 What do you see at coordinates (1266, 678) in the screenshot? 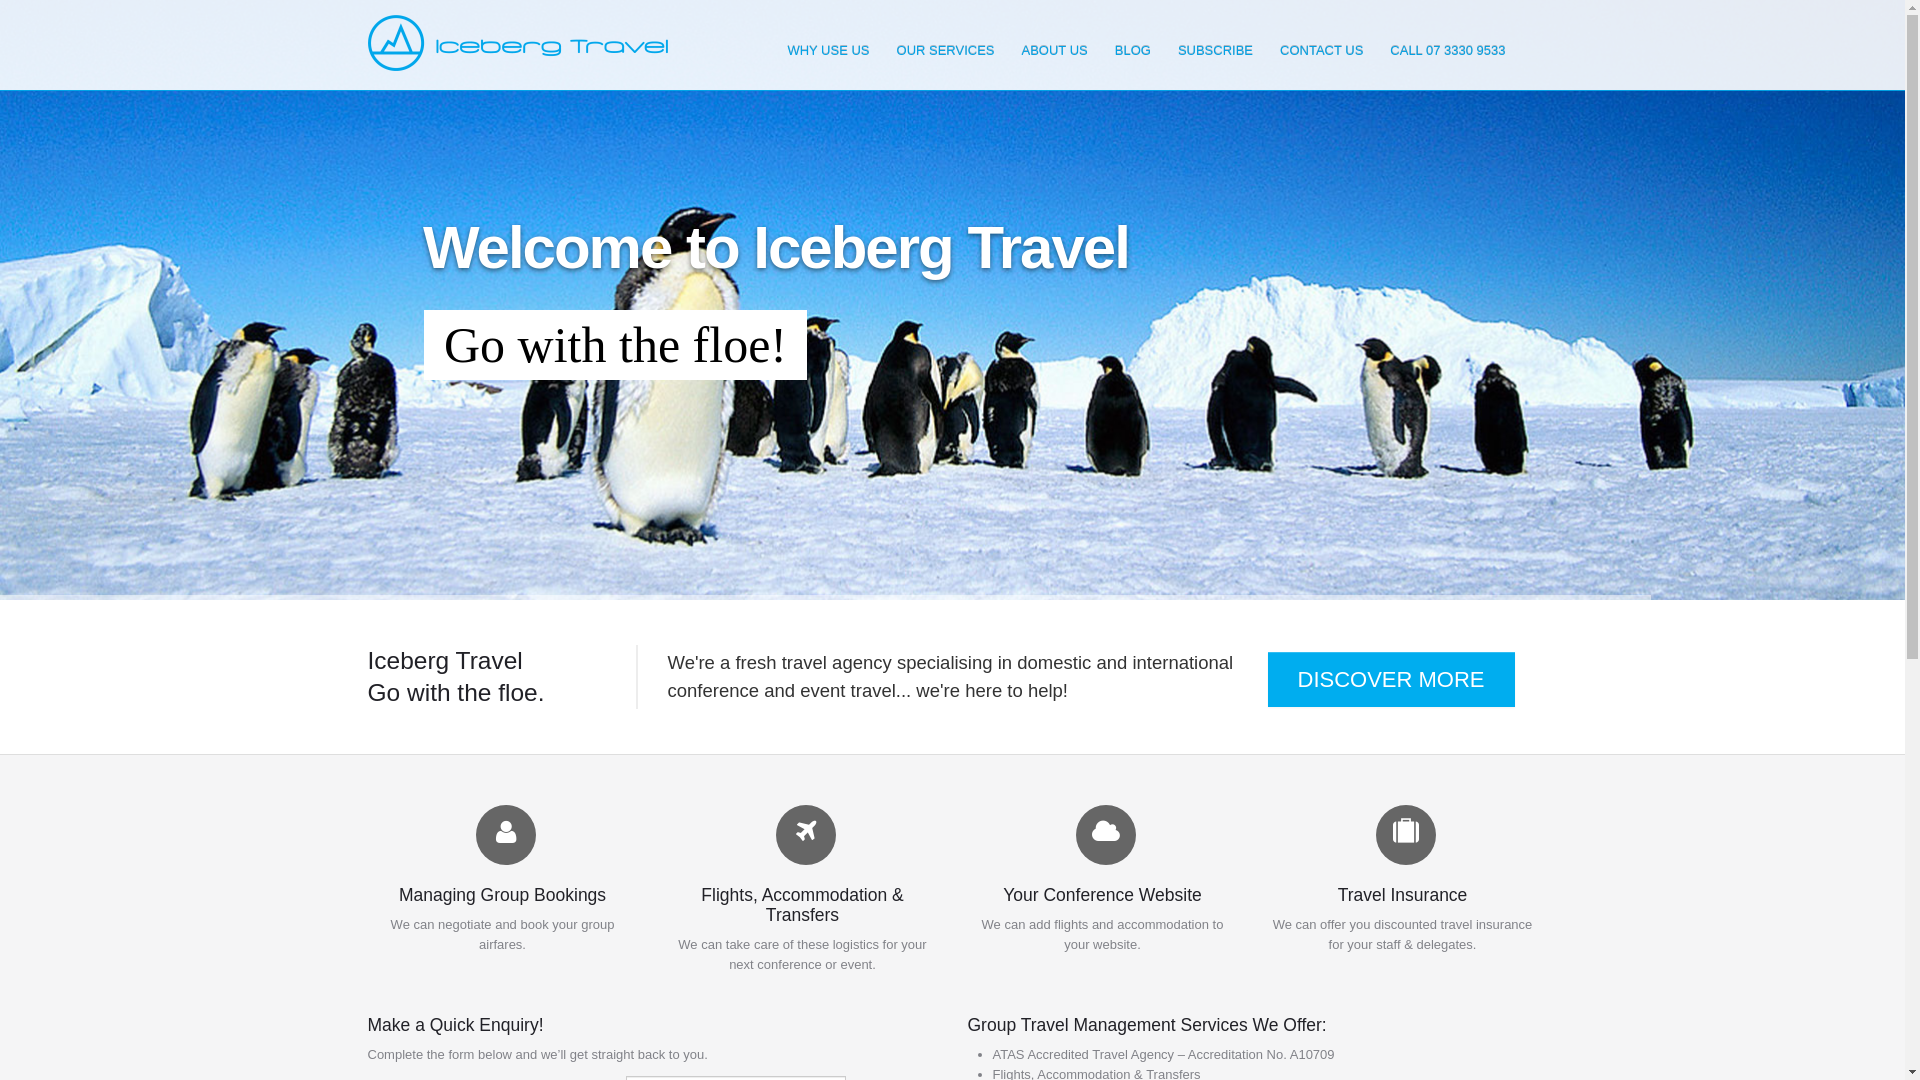
I see `'DISCOVER MORE'` at bounding box center [1266, 678].